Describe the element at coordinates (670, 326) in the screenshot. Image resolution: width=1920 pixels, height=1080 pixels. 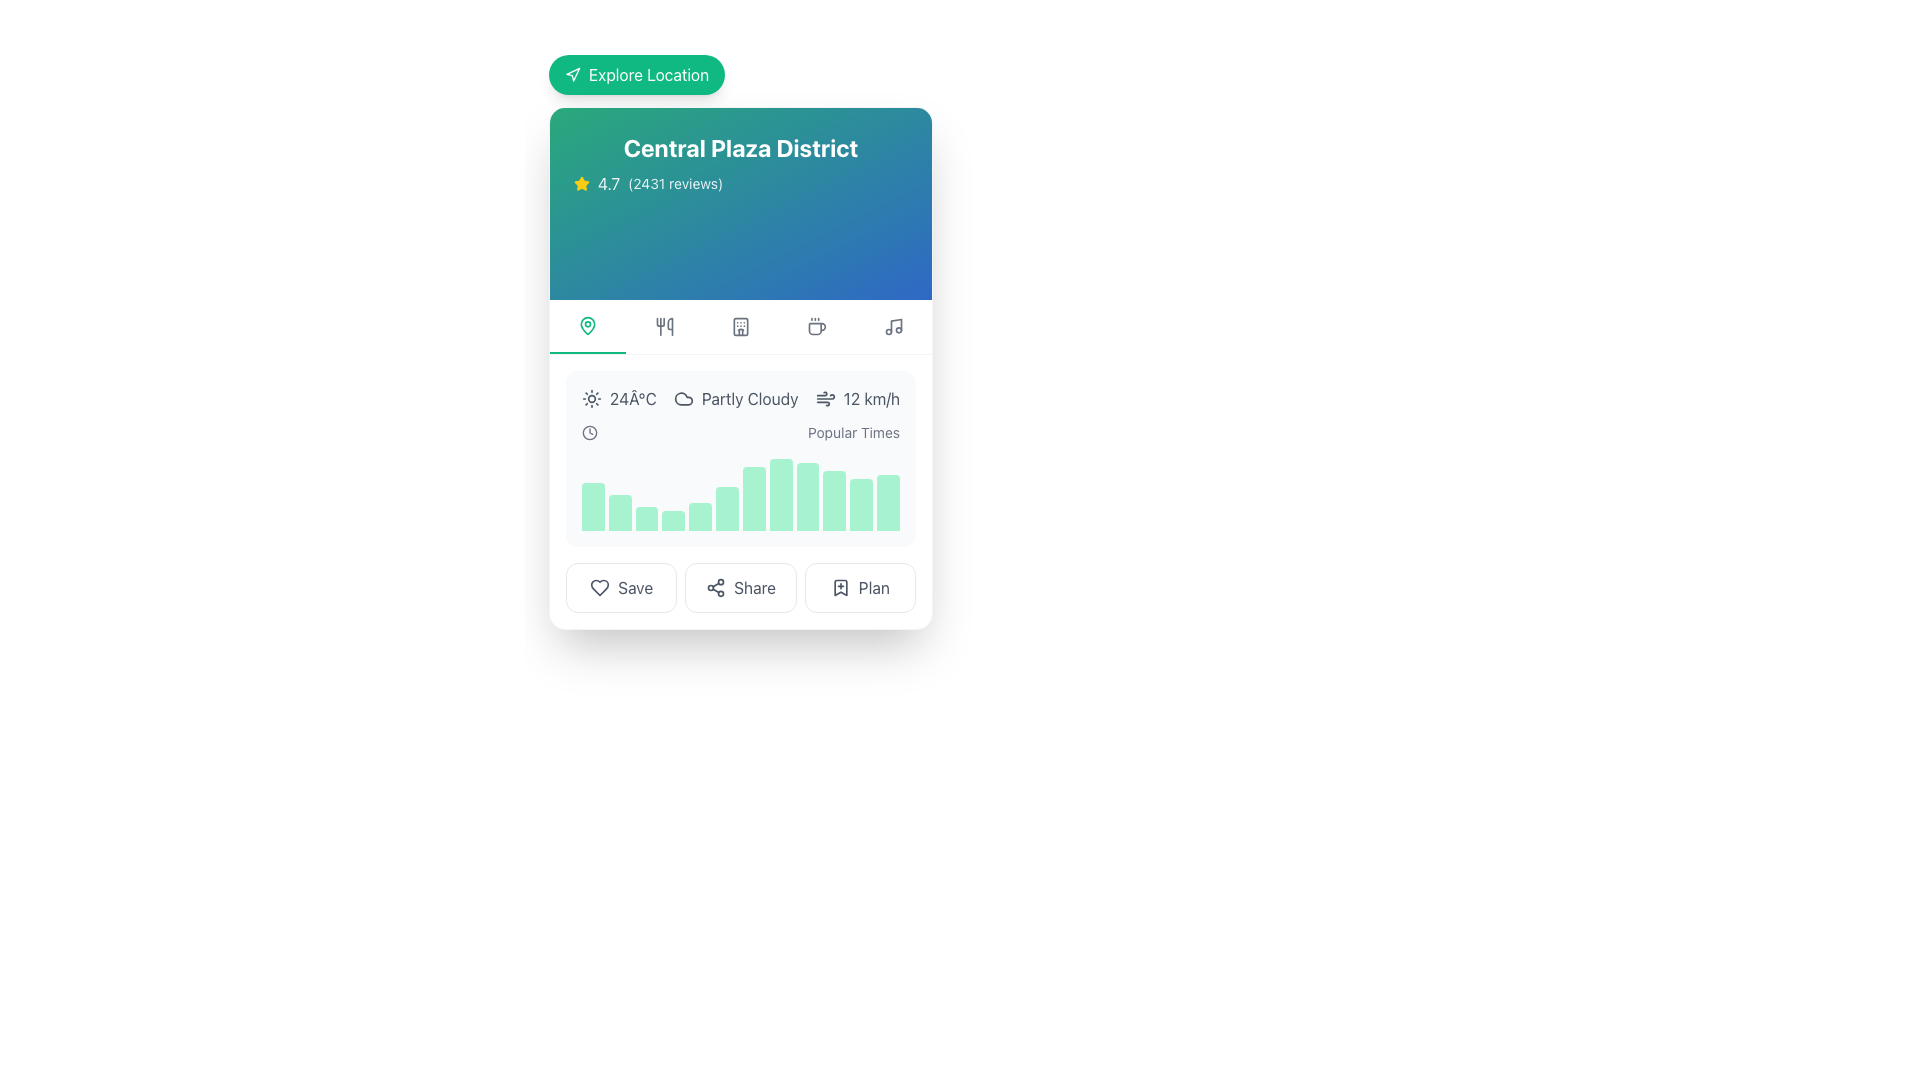
I see `the slender curved line that is the third component of the SVG utensil icon located below the title 'Central Plaza District'` at that location.